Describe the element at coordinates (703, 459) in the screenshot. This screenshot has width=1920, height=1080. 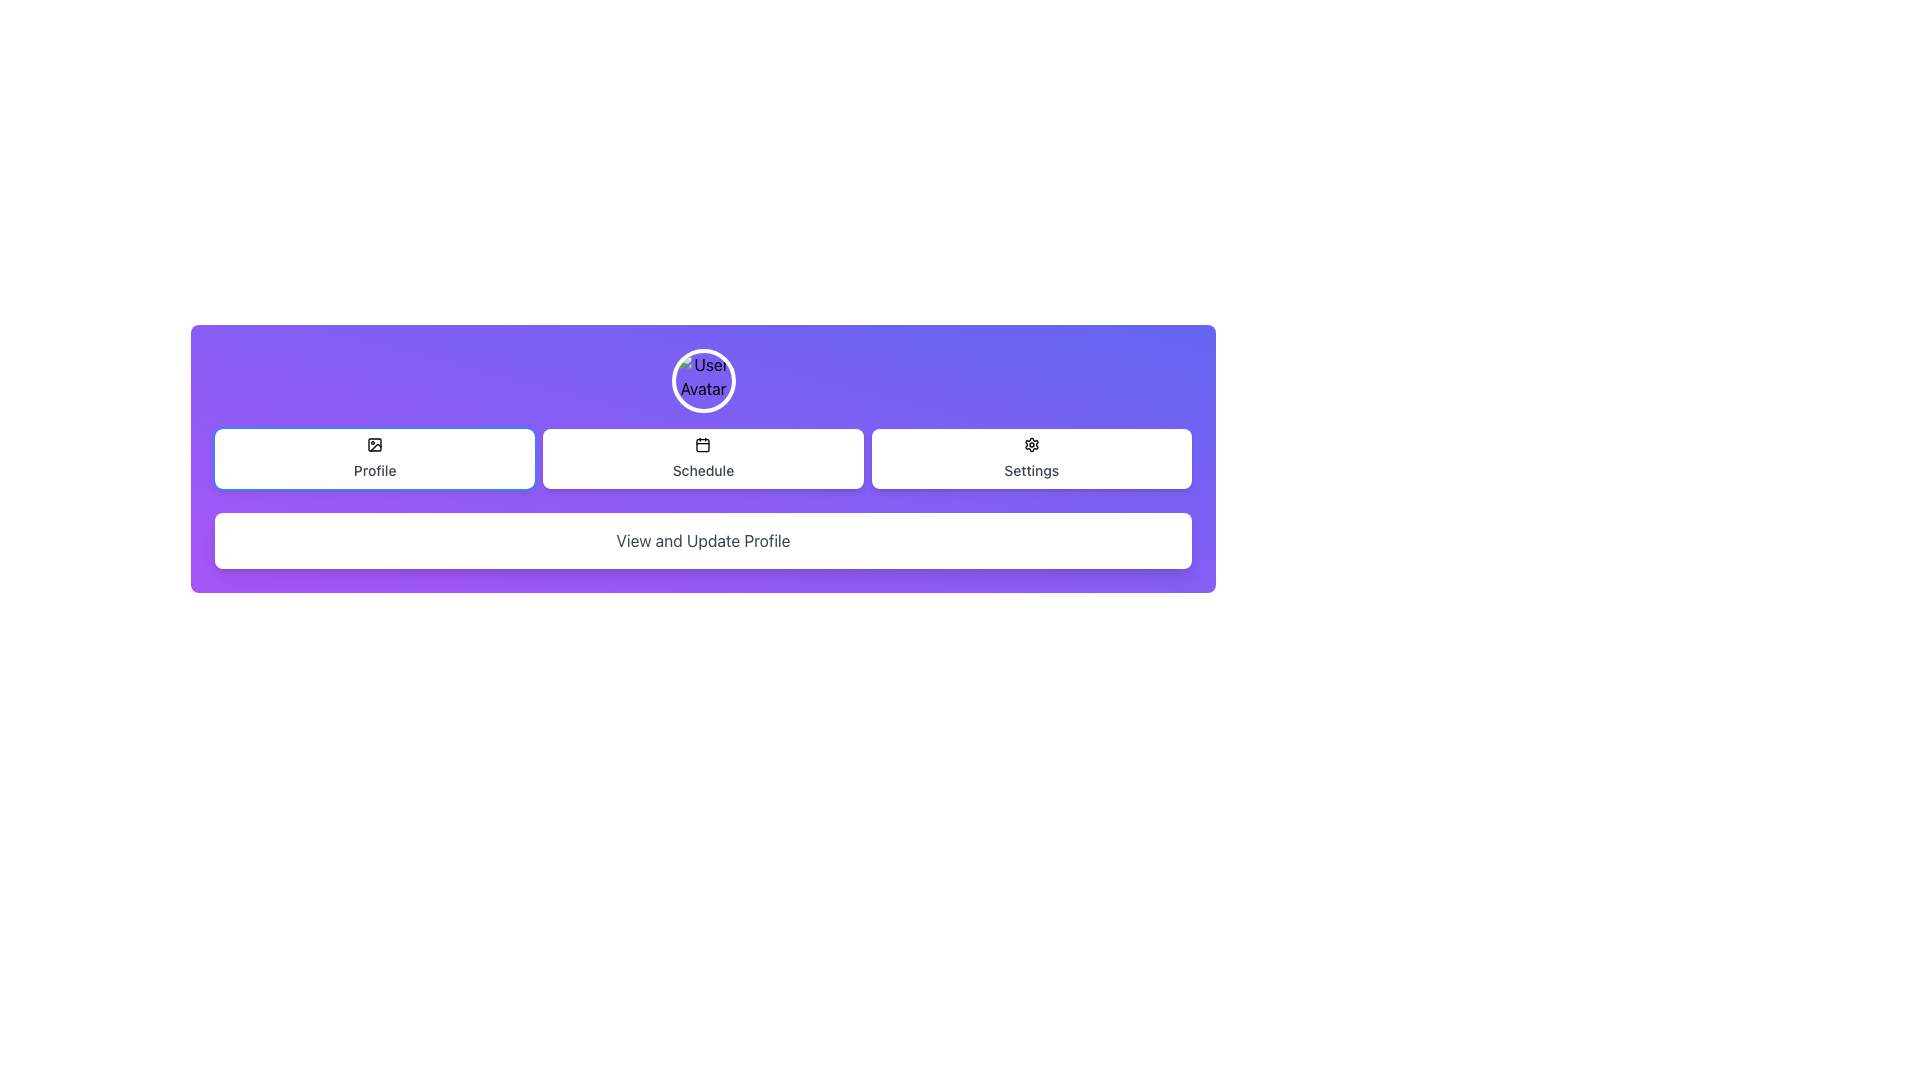
I see `the scheduling button located in the horizontal grid layout between the 'Profile' button and the 'Settings' button` at that location.